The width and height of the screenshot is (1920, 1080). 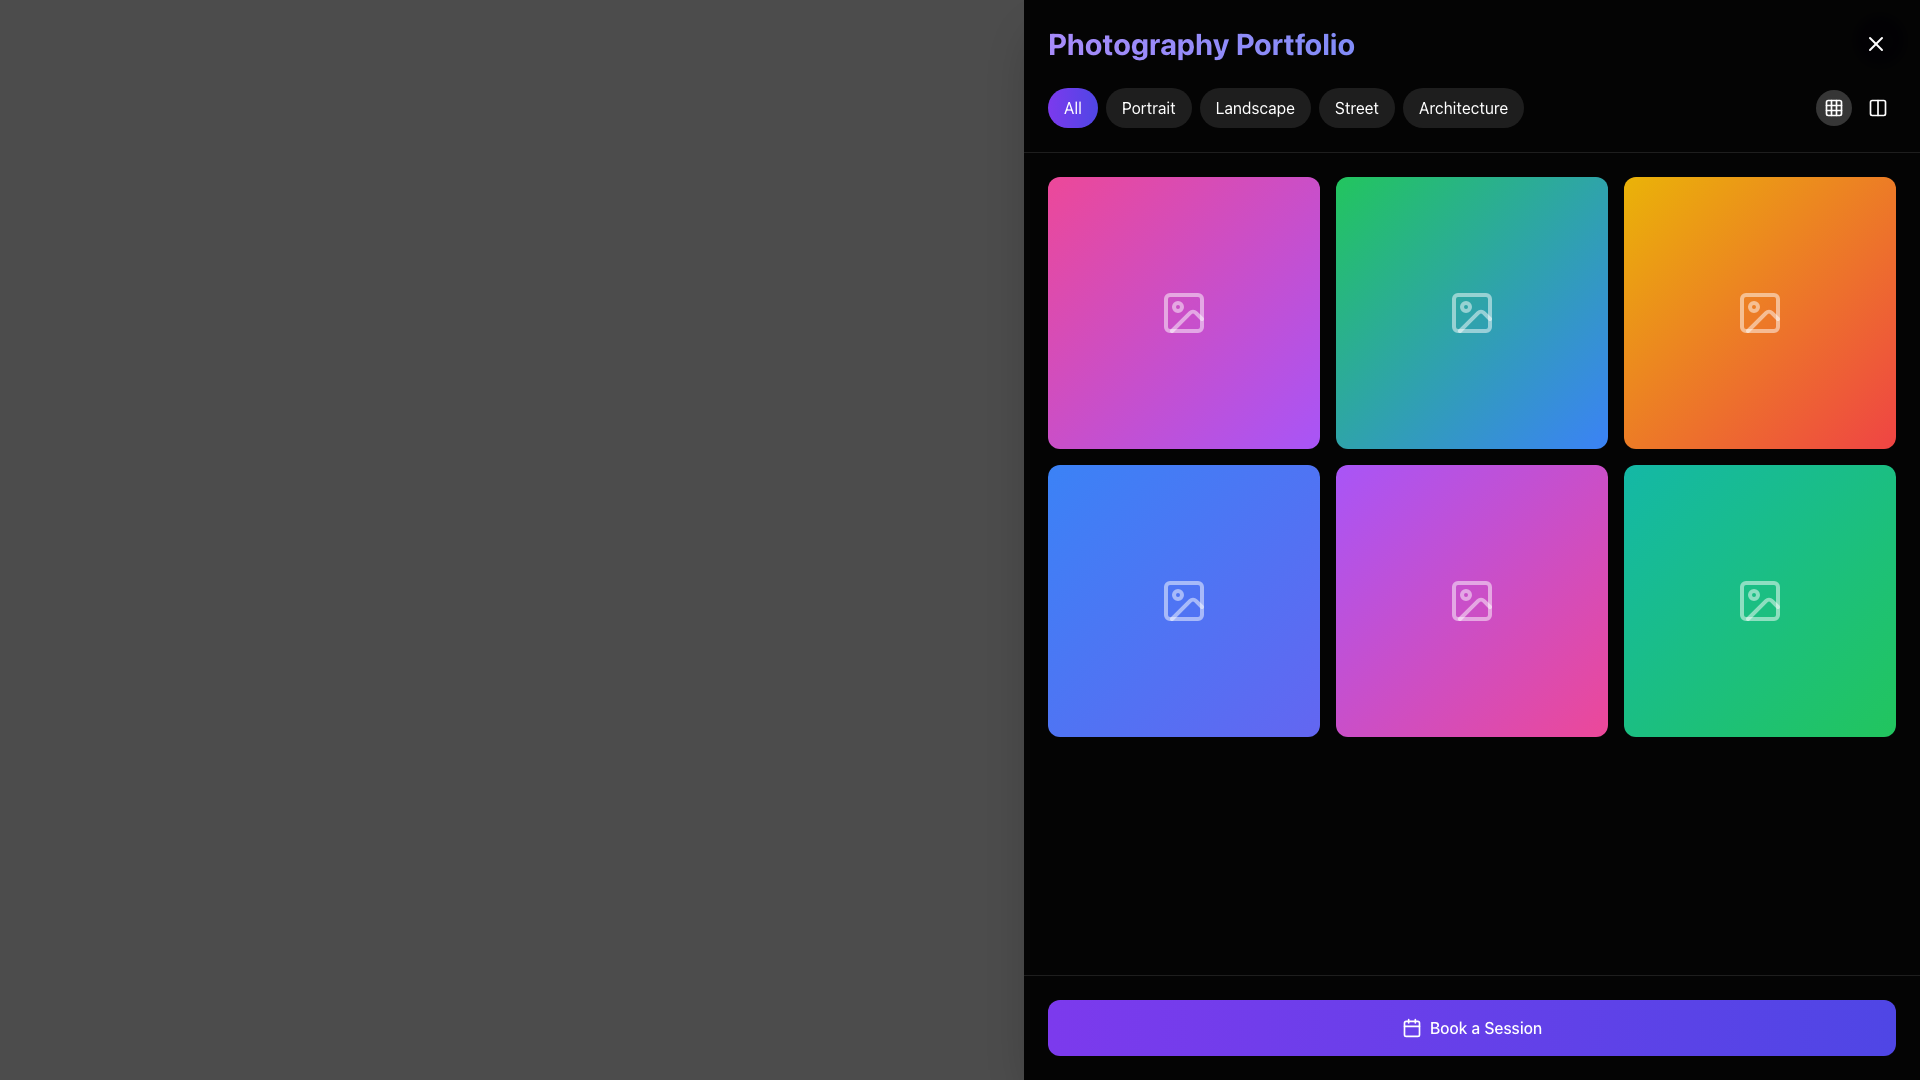 I want to click on the 'Architecture' button in the interactive button group to filter content, so click(x=1472, y=108).